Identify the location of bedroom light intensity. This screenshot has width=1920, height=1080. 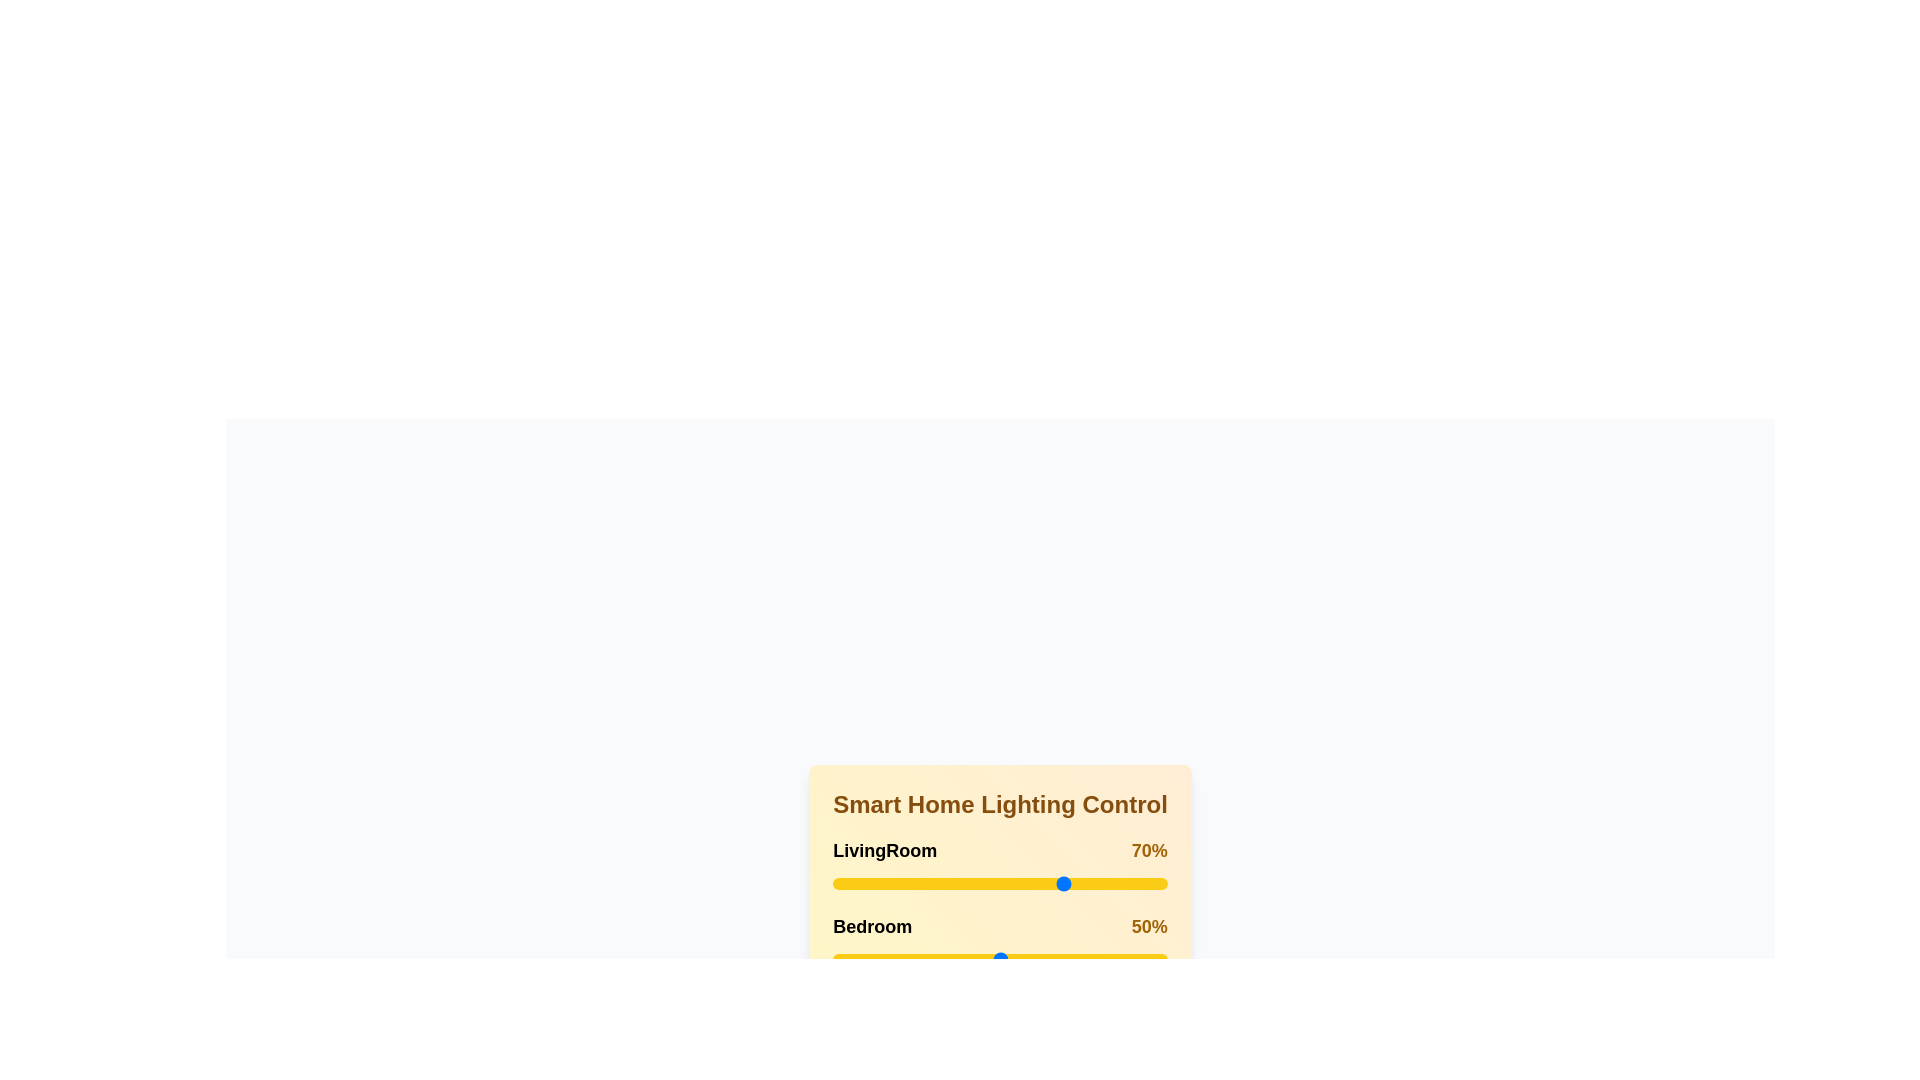
(1053, 959).